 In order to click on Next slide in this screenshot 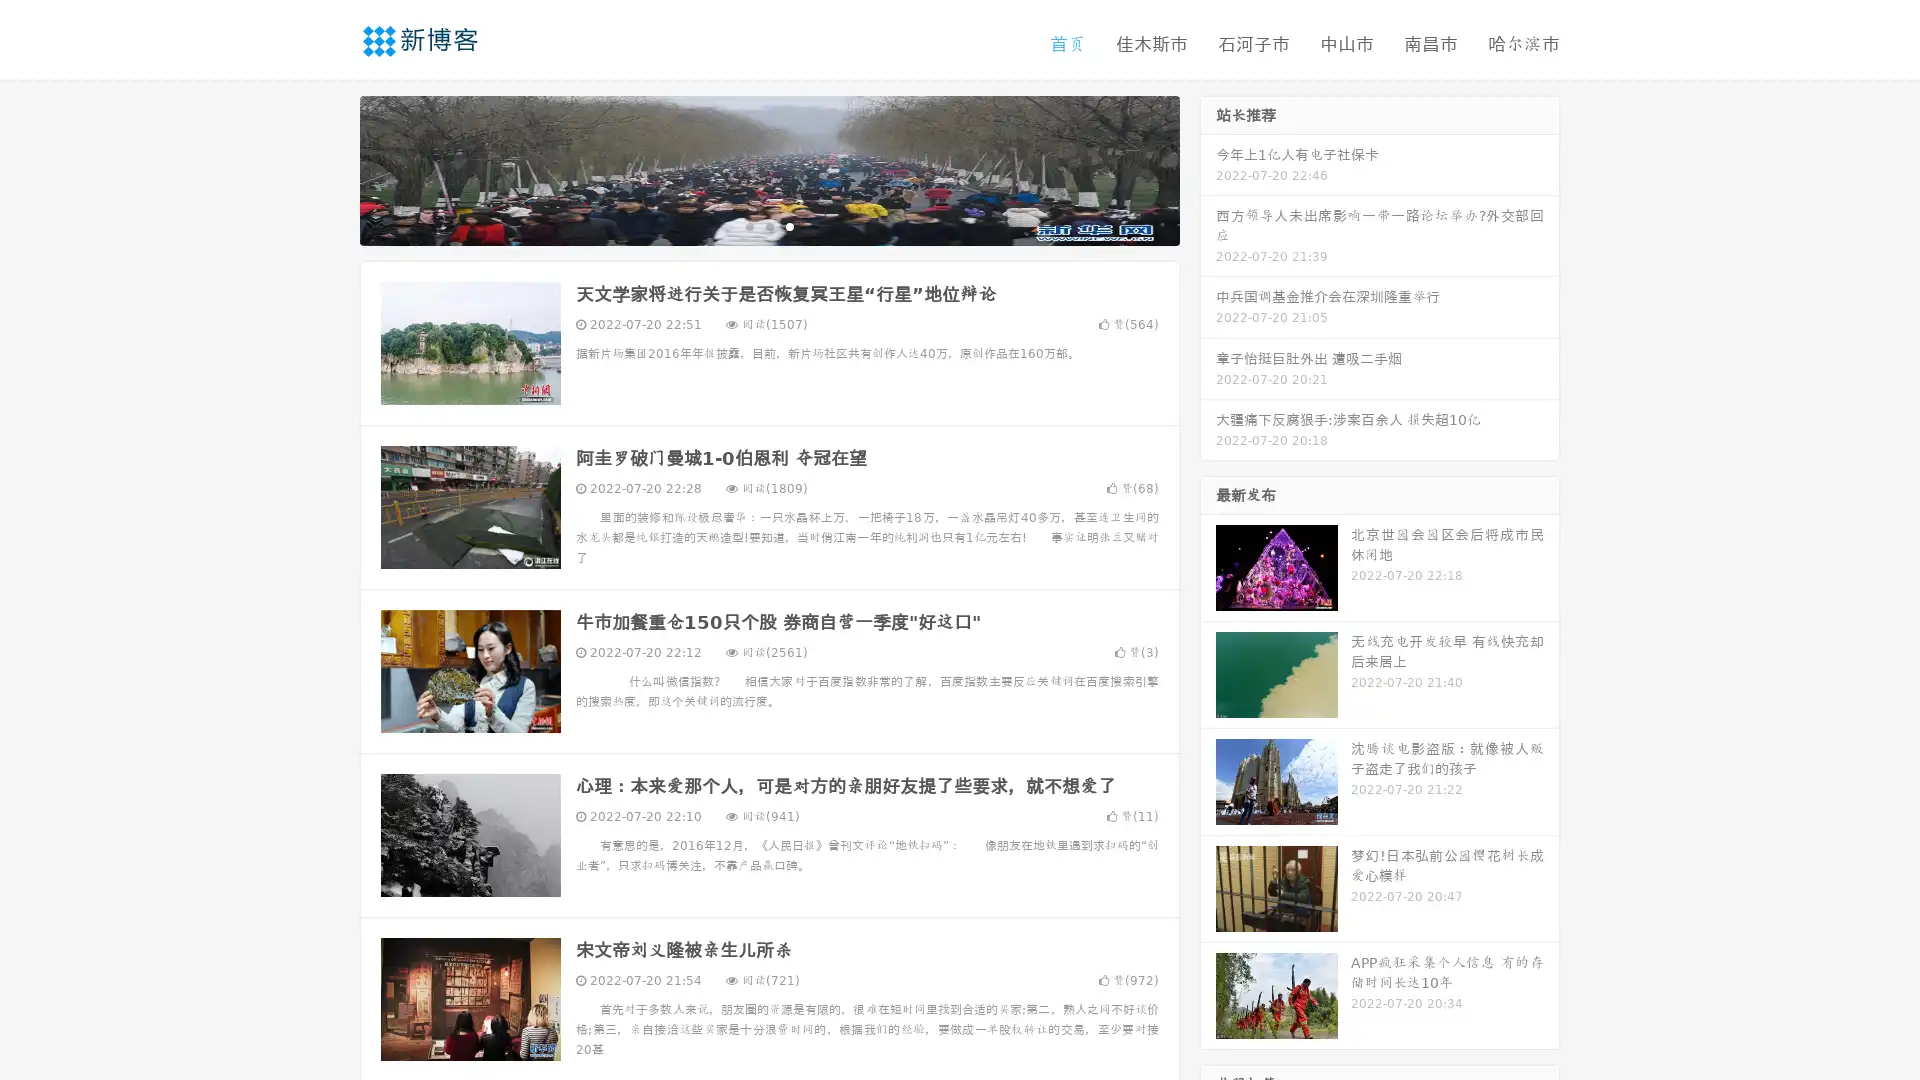, I will do `click(1208, 168)`.